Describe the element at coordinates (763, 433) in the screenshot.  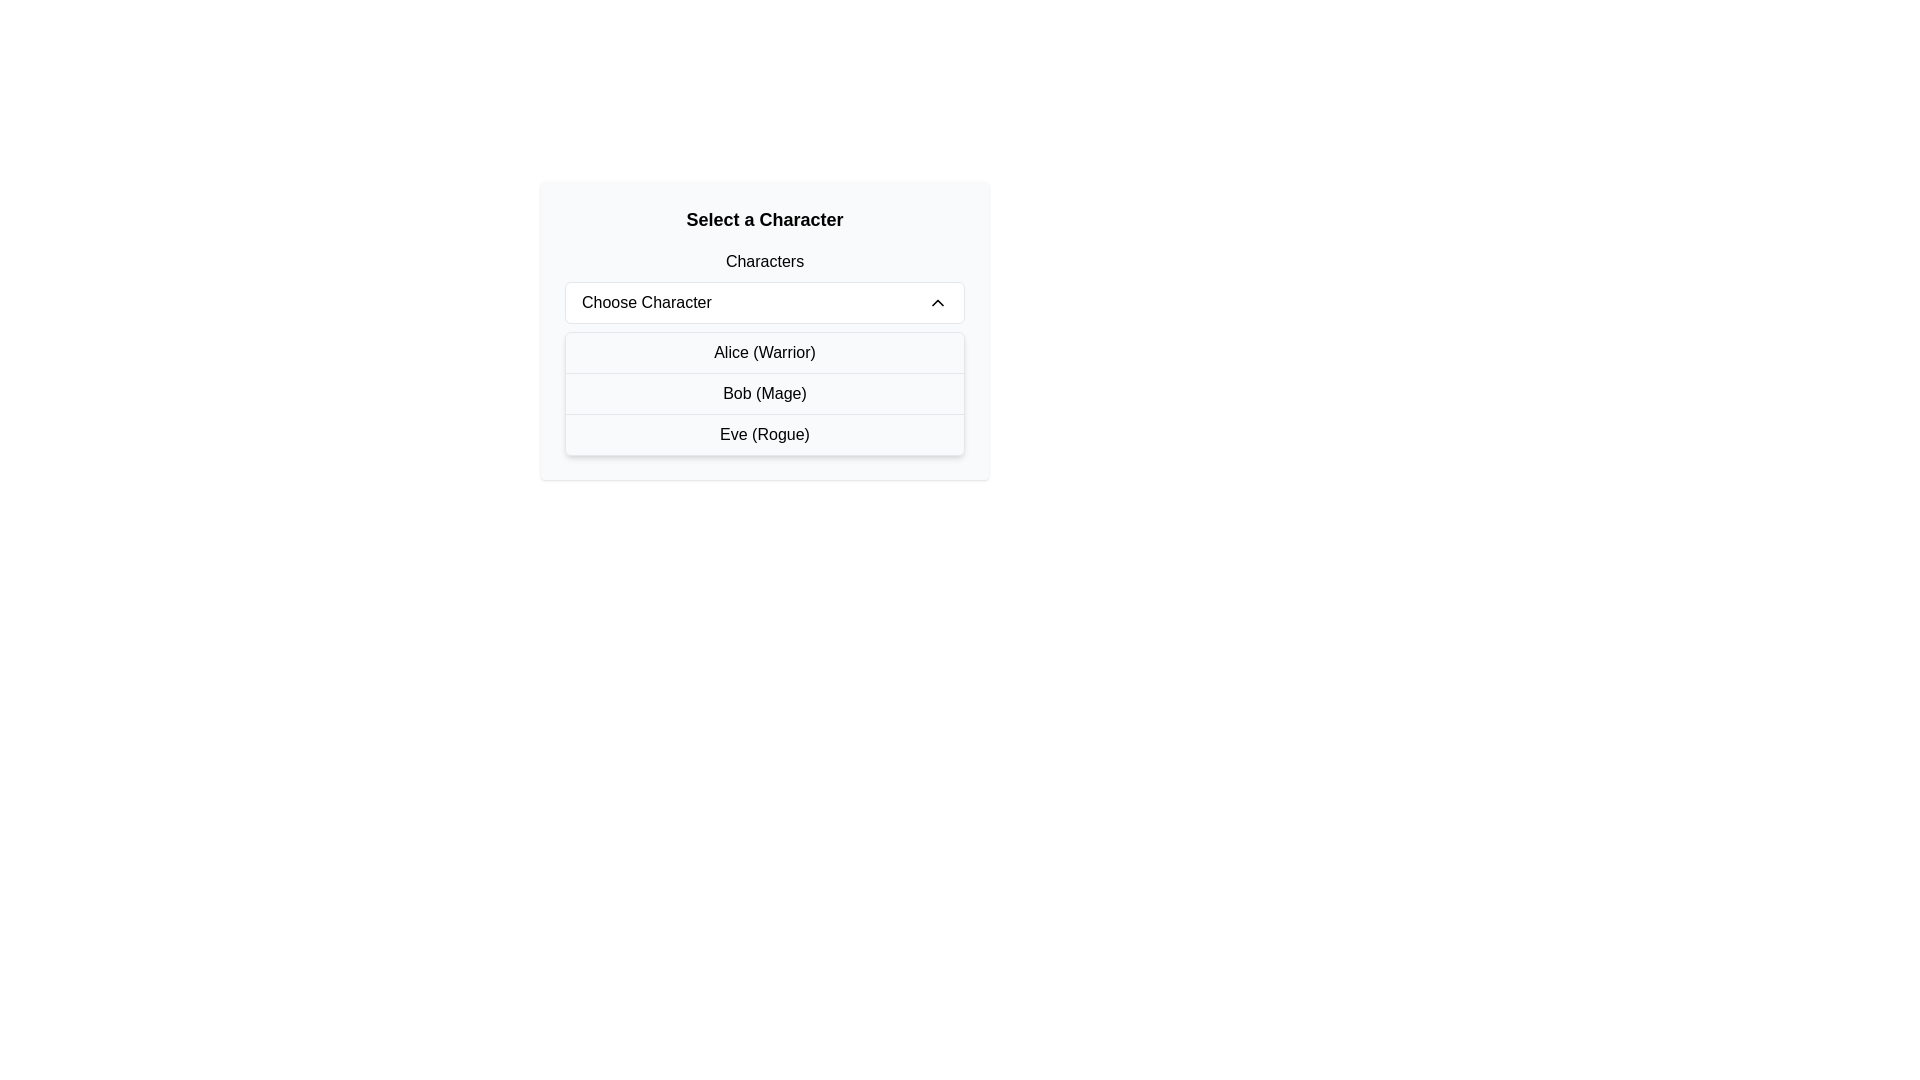
I see `the selectable list item labeled 'Eve (Rogue)' to indicate selection, which is the third item in the list under 'Select a Character'` at that location.